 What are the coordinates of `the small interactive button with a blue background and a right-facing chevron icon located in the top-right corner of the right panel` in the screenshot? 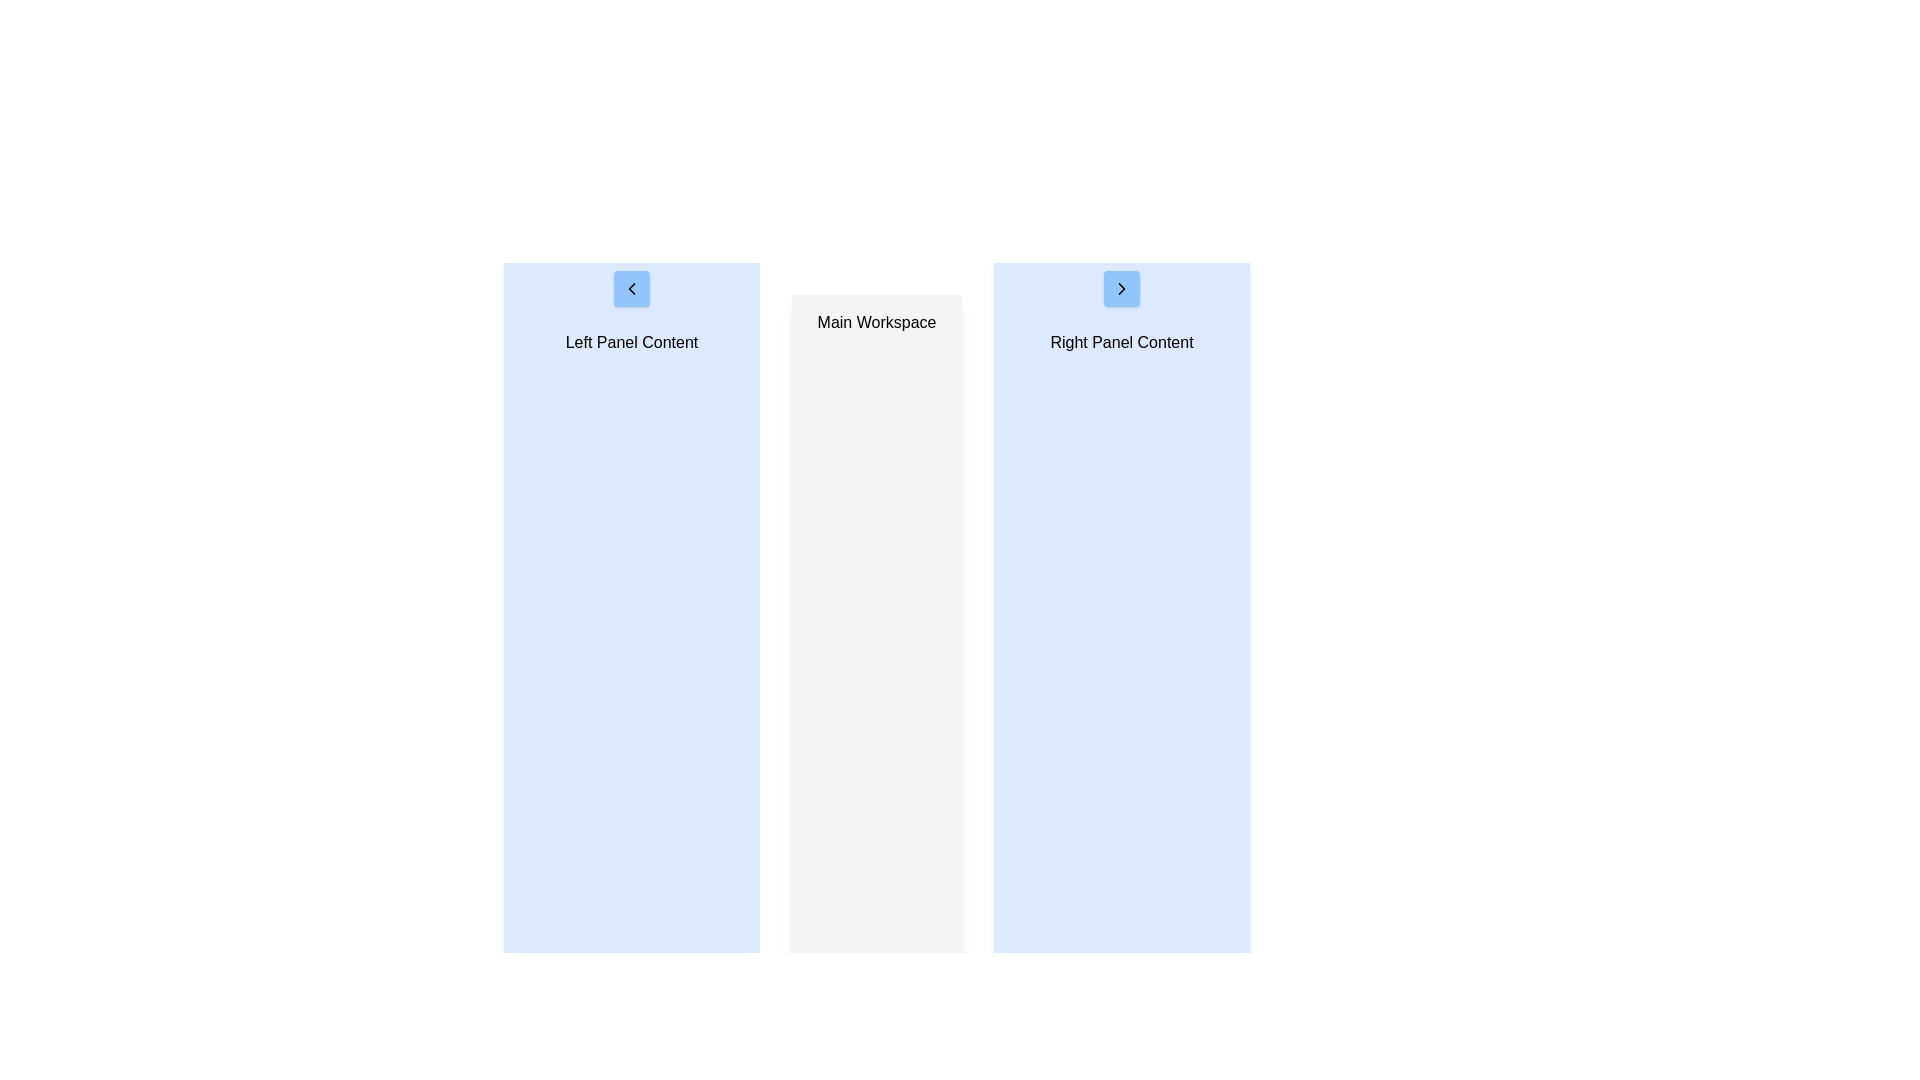 It's located at (1122, 289).